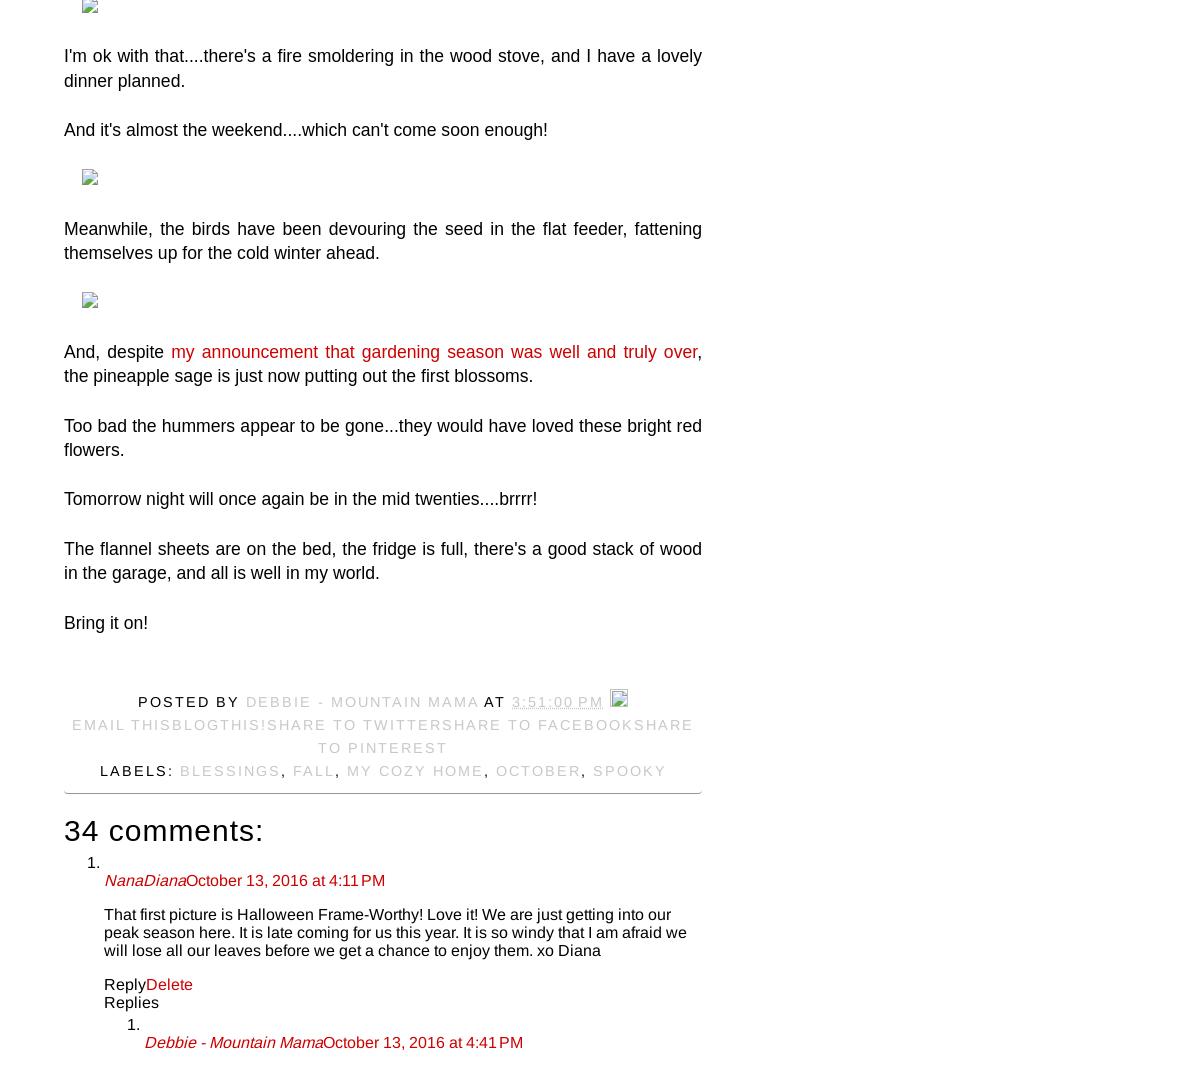  Describe the element at coordinates (105, 621) in the screenshot. I see `'Bring it on!'` at that location.